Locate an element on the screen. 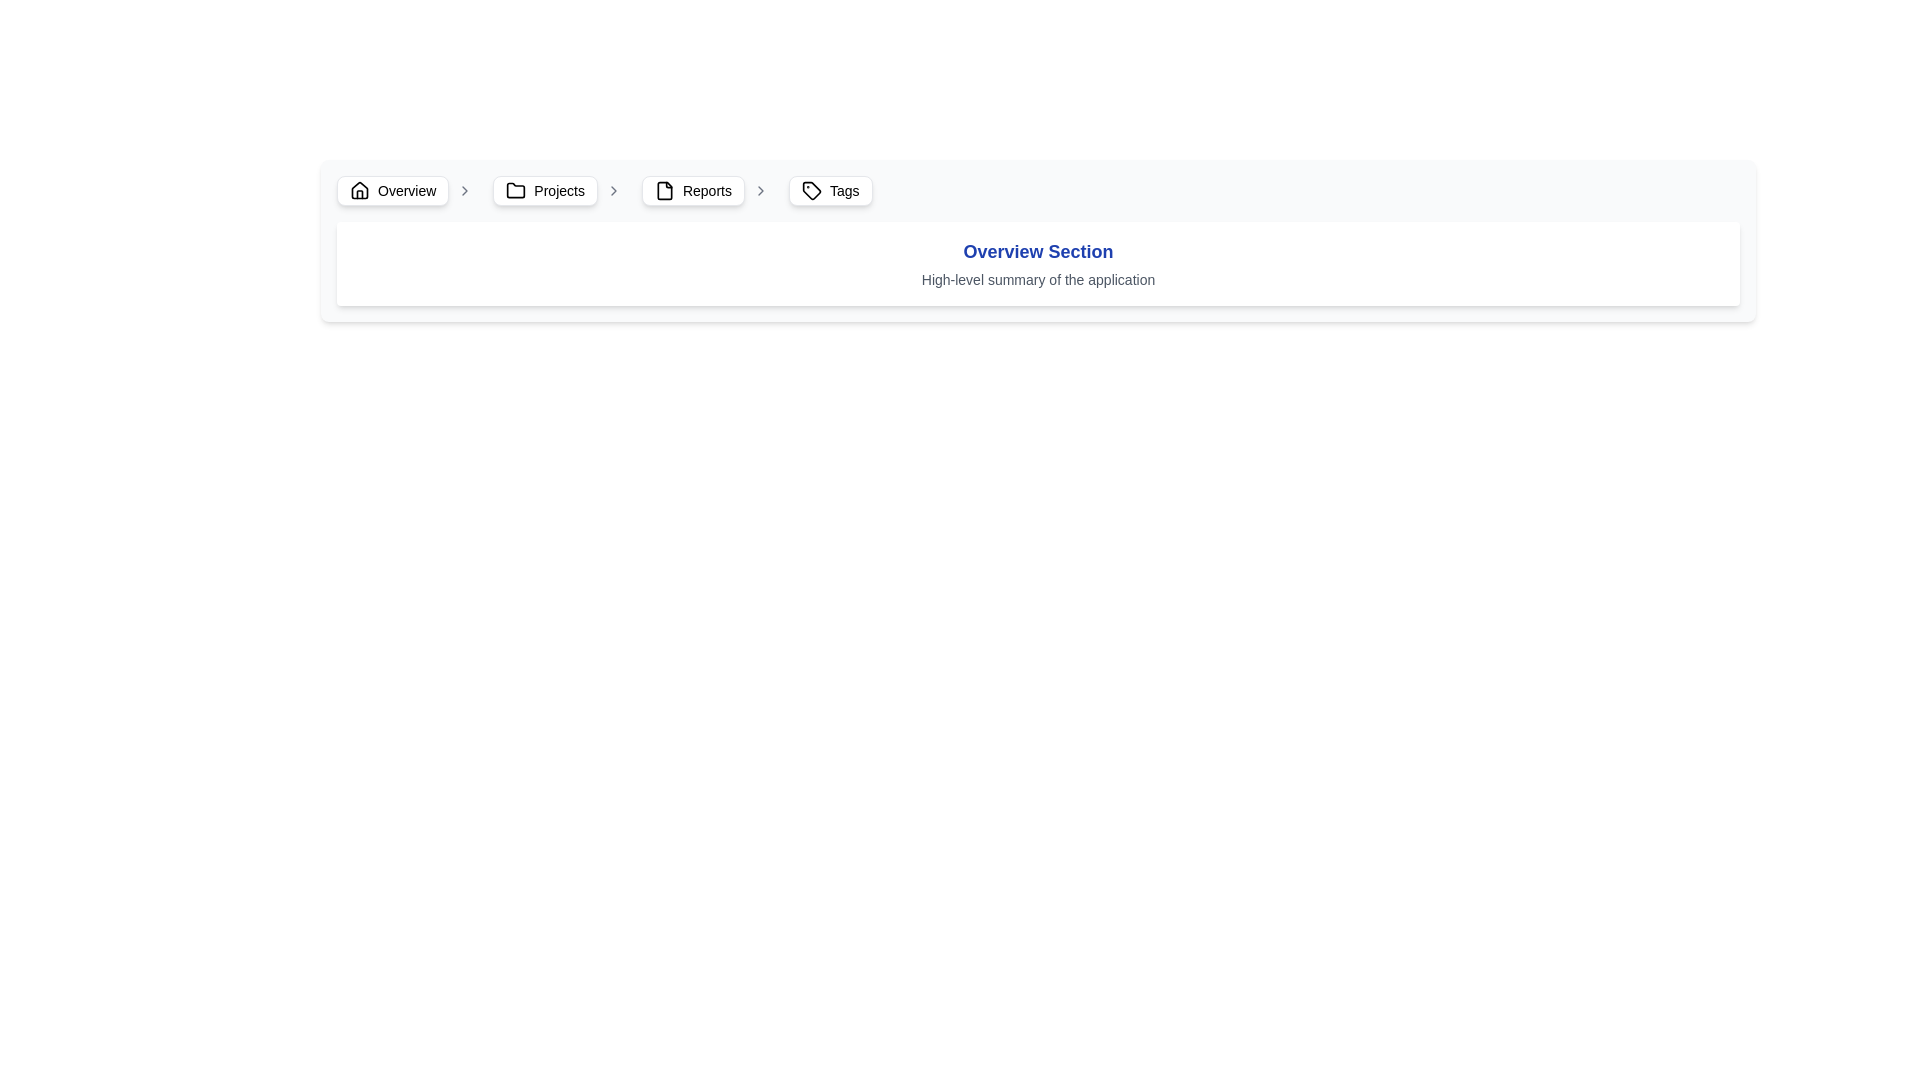  the 'Projects' text label within the breadcrumb navigation bar, which is part of a button-like component with rounded corners and light shading is located at coordinates (559, 191).